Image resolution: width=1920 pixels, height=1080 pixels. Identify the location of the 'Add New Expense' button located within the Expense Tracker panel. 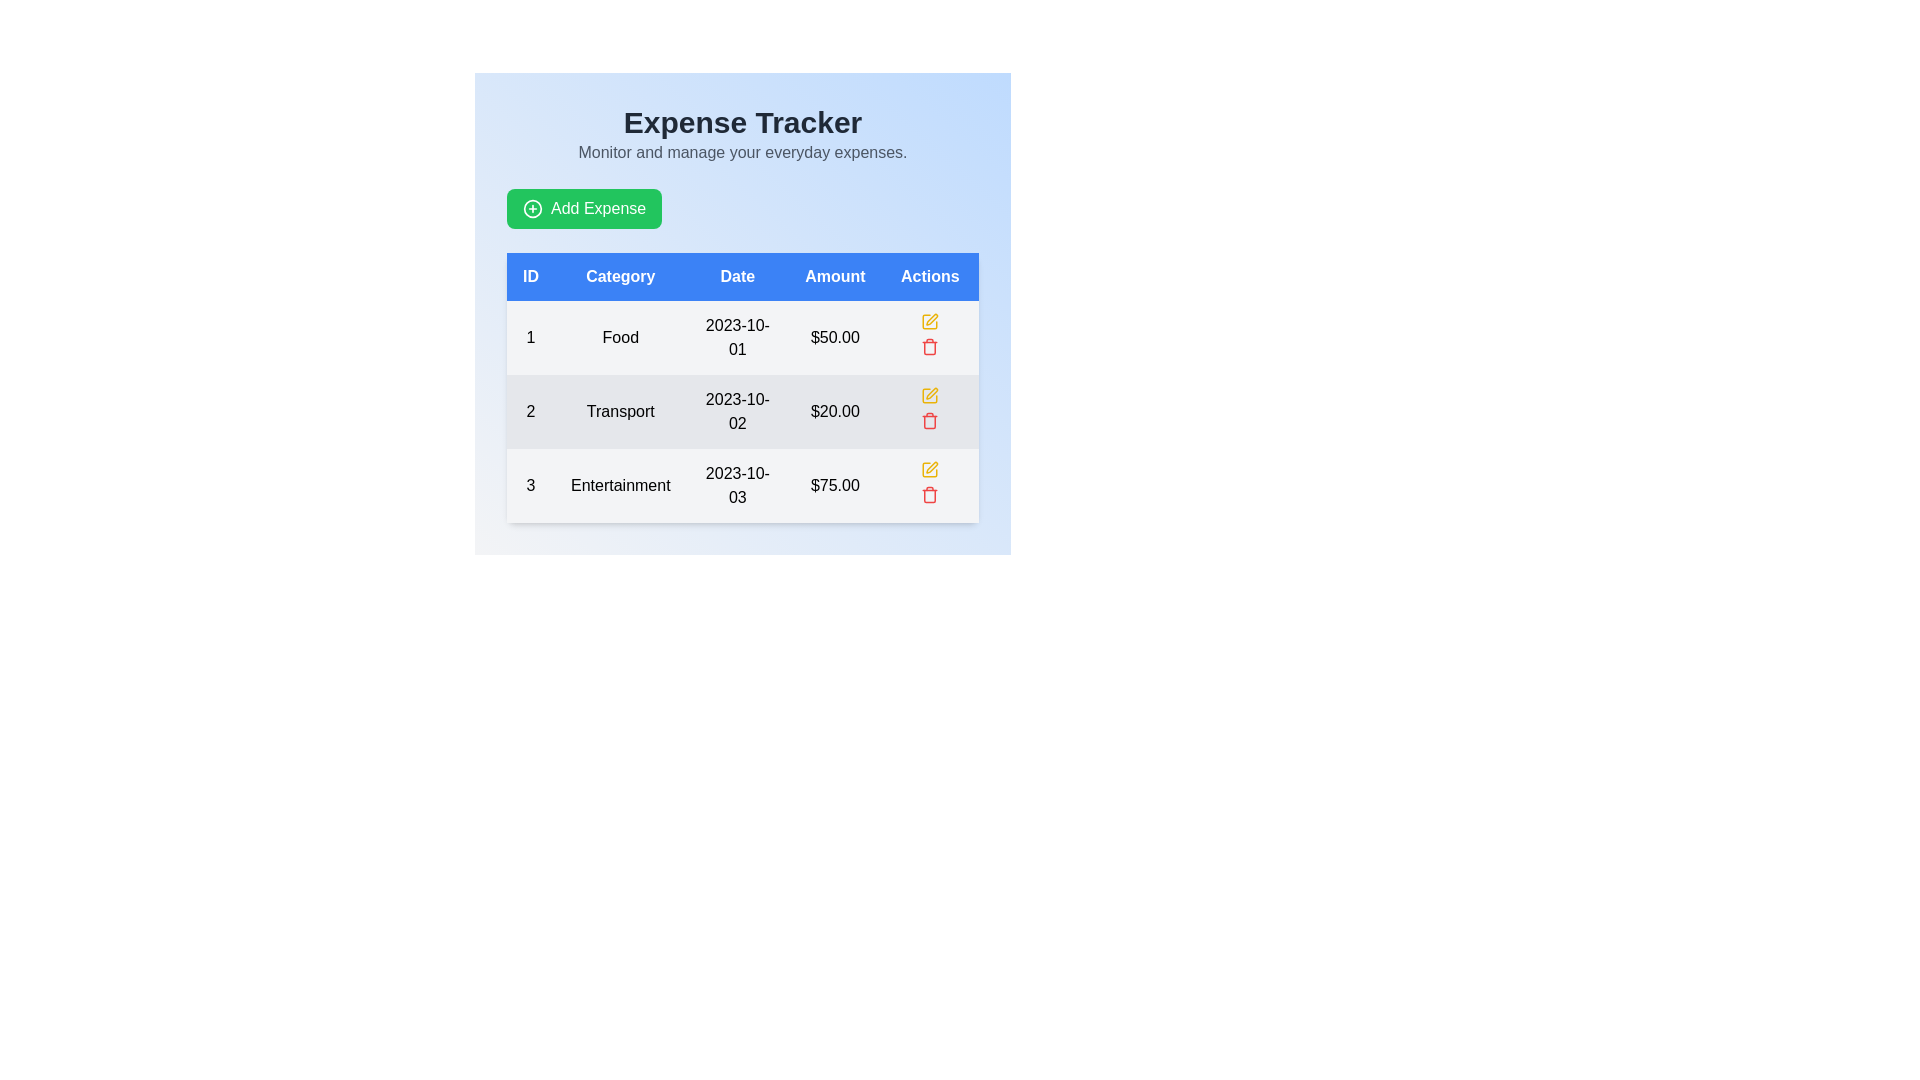
(583, 208).